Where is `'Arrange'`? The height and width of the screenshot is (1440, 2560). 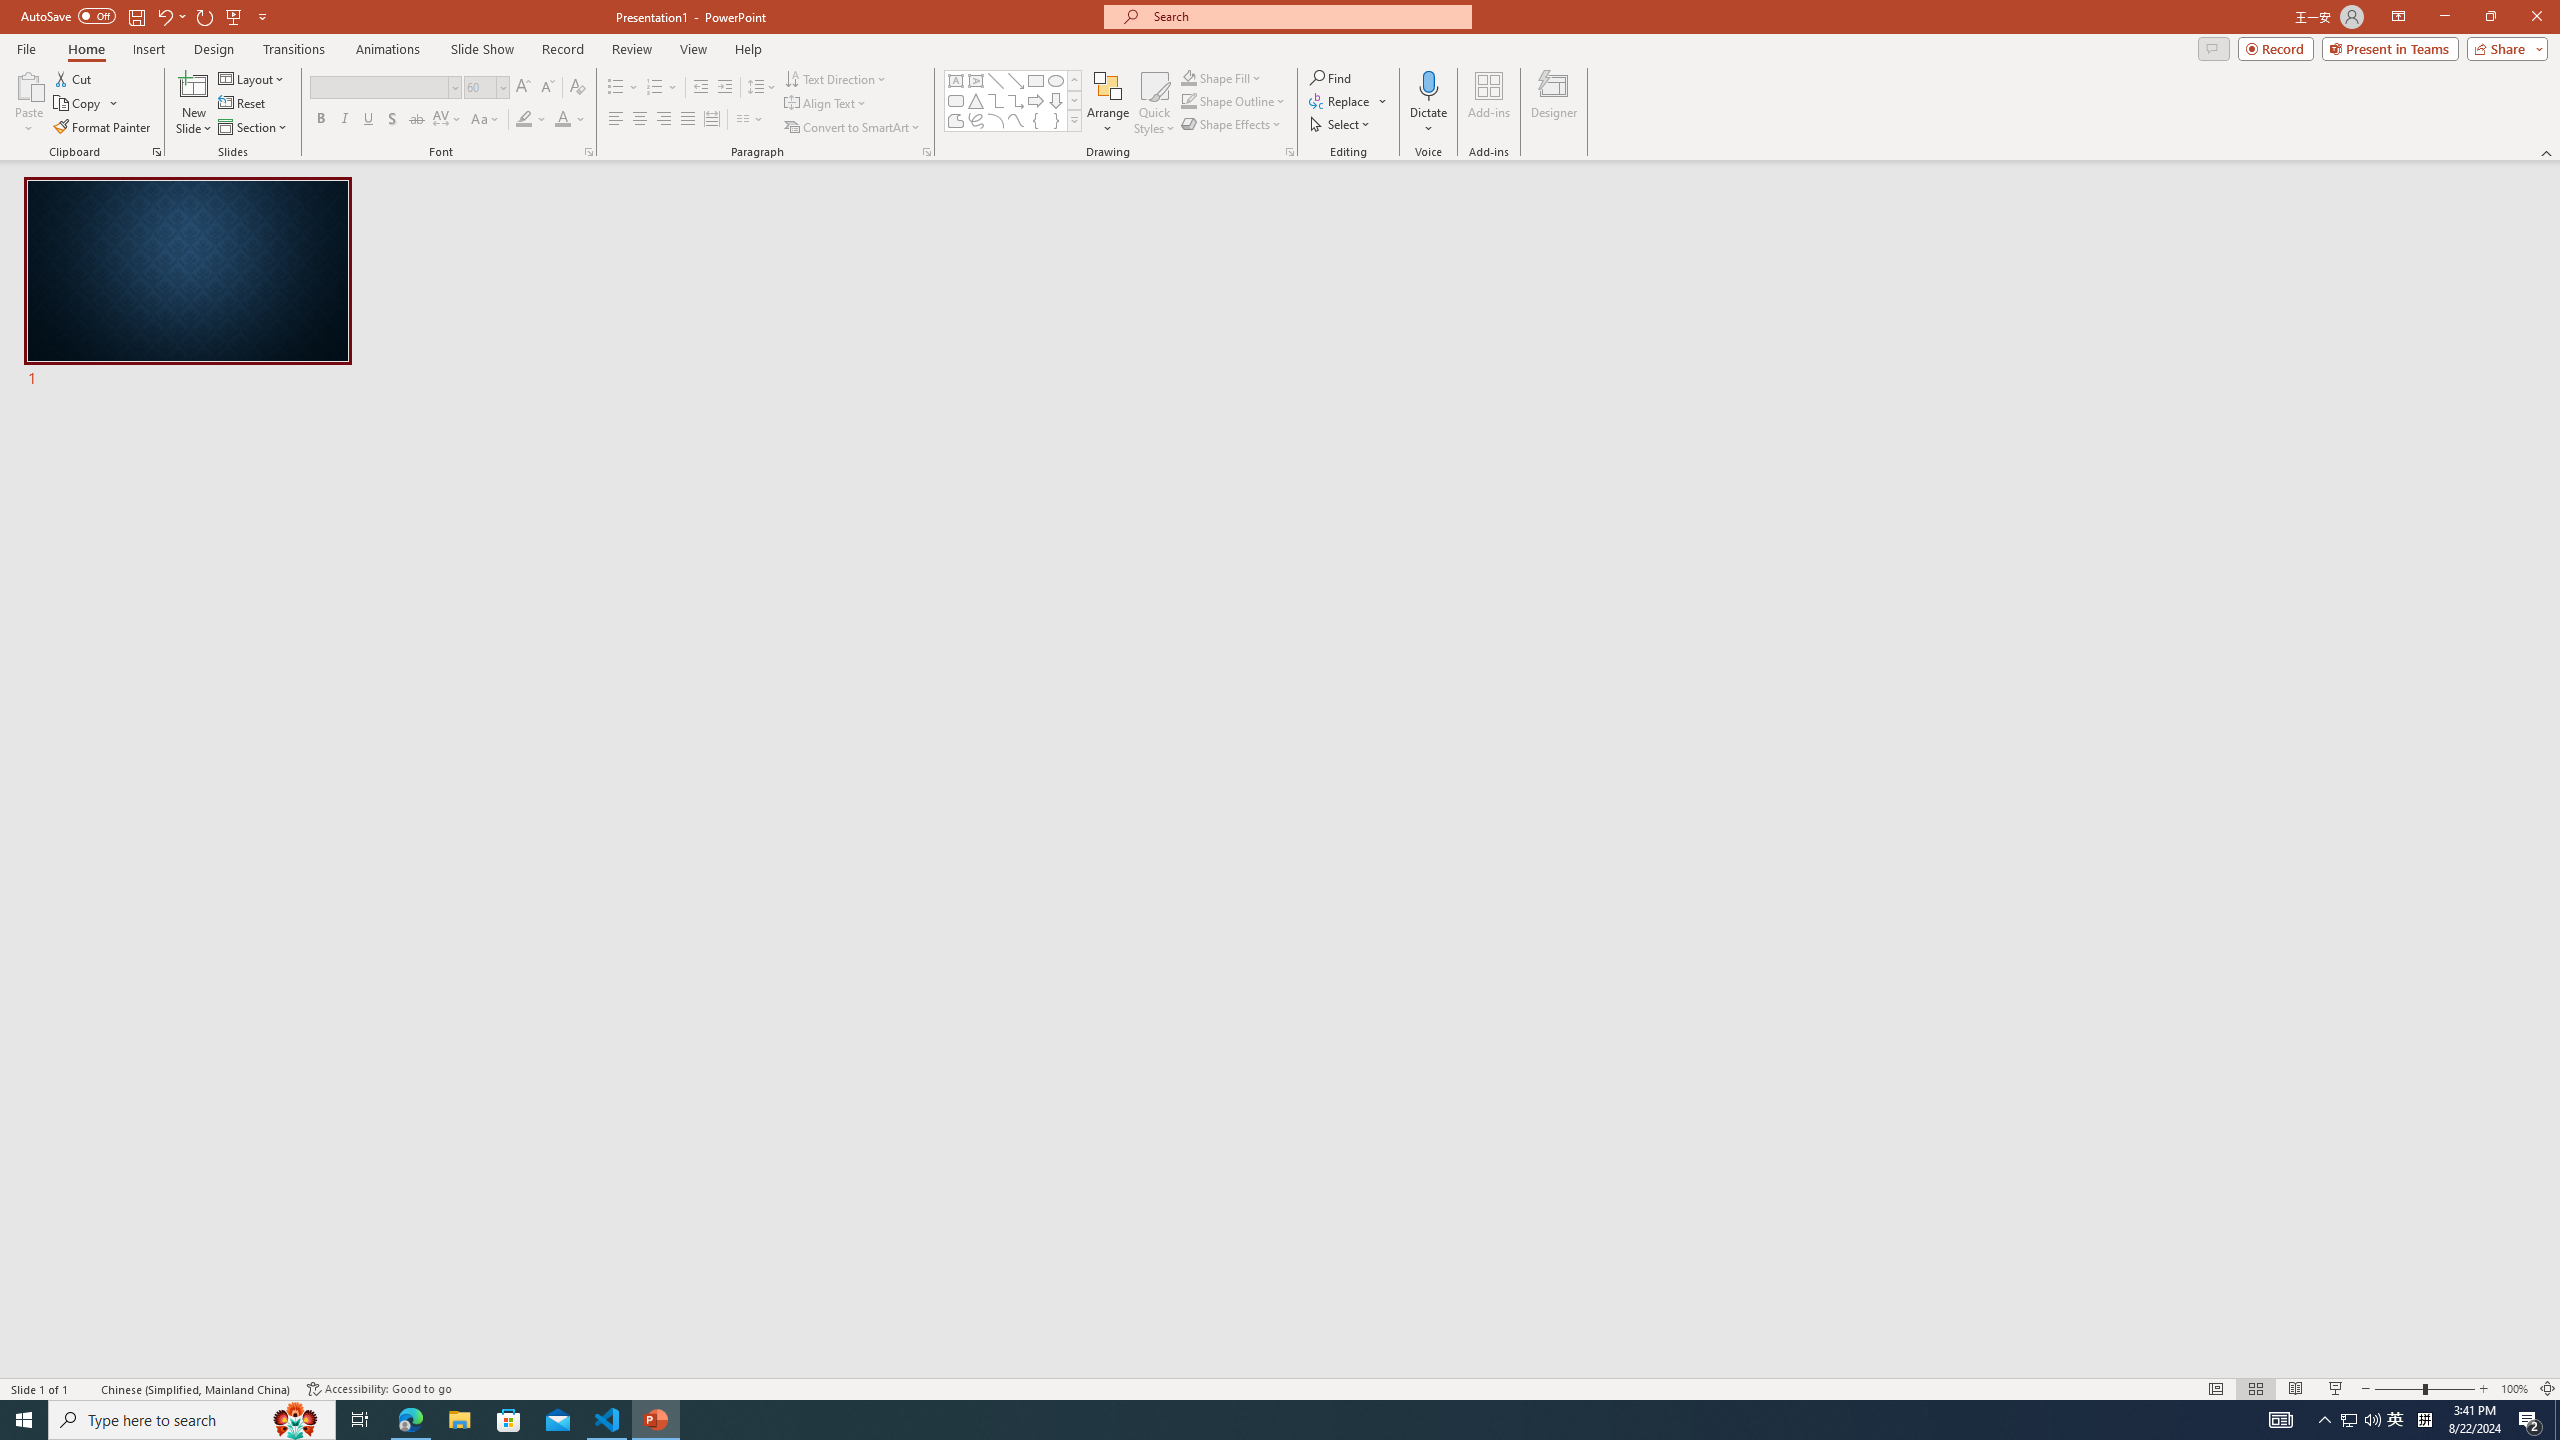 'Arrange' is located at coordinates (1108, 103).